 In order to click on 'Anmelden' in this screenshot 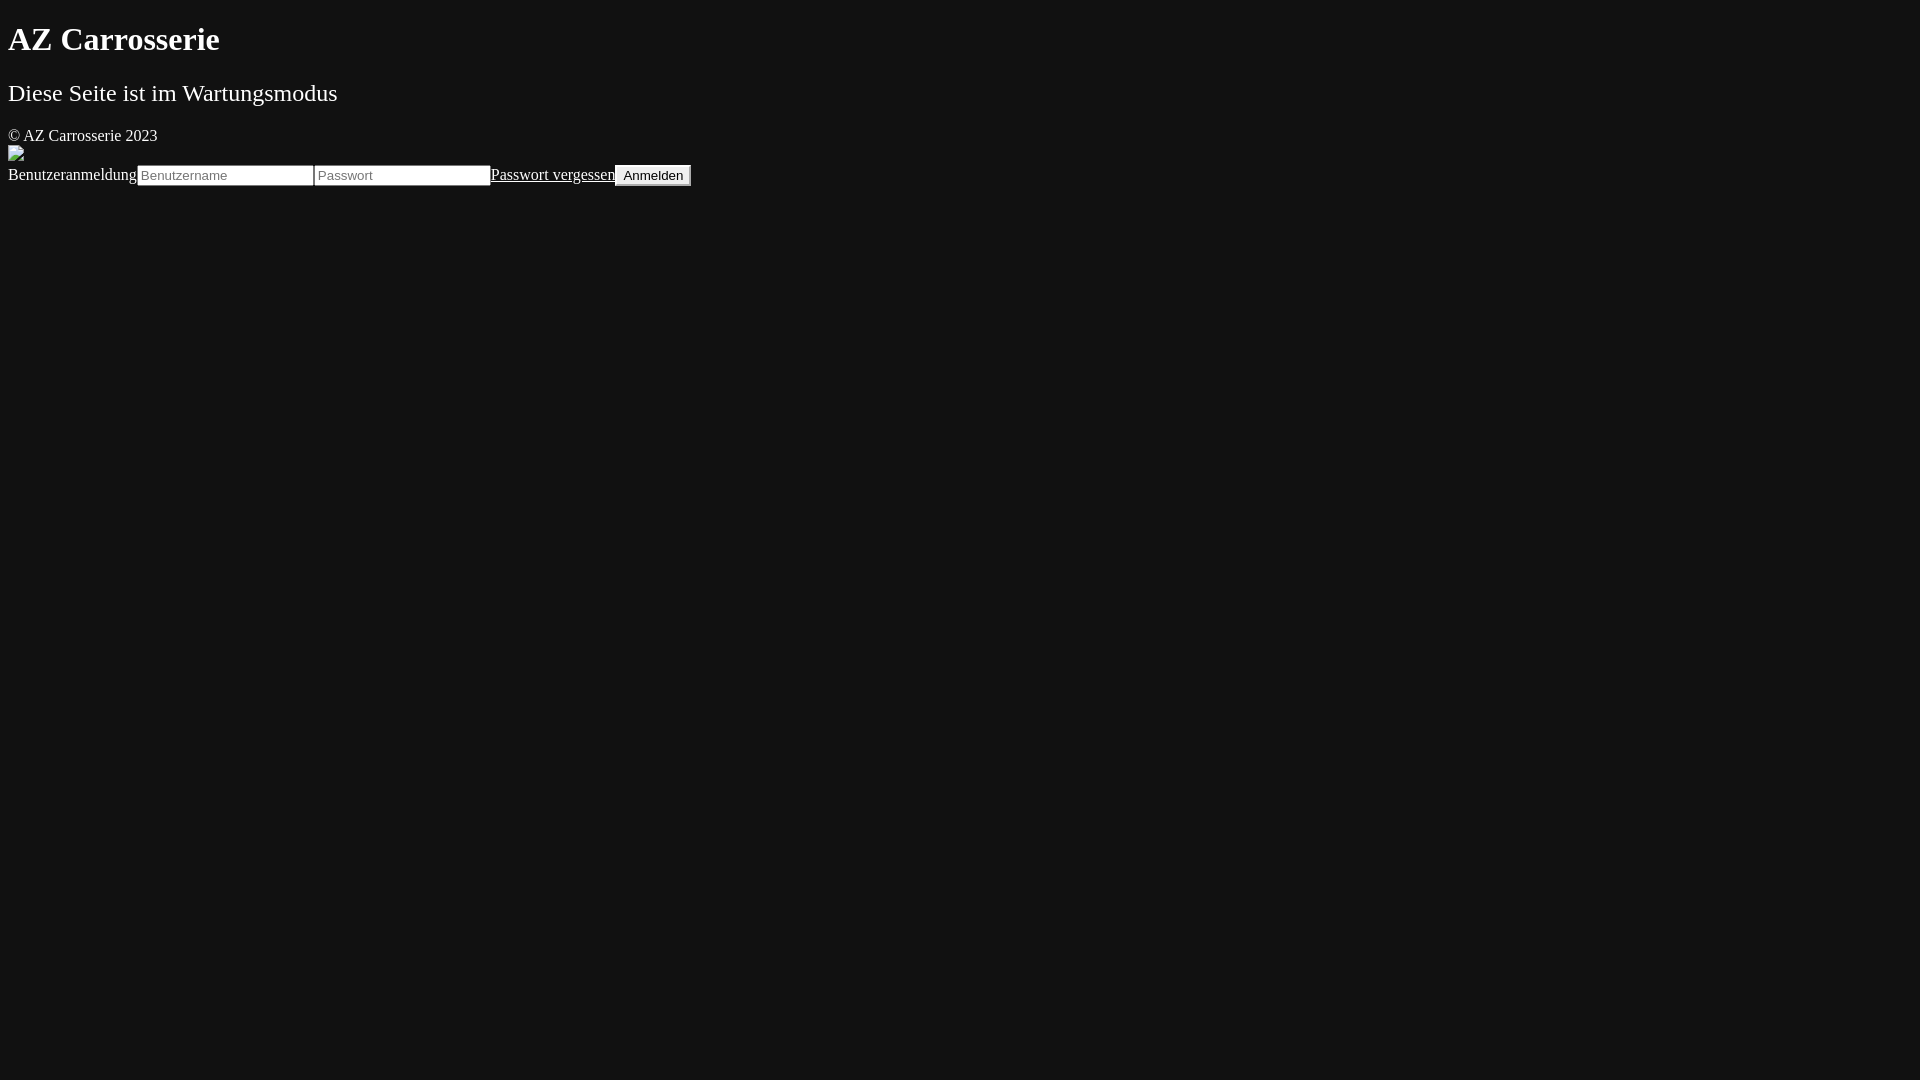, I will do `click(613, 174)`.